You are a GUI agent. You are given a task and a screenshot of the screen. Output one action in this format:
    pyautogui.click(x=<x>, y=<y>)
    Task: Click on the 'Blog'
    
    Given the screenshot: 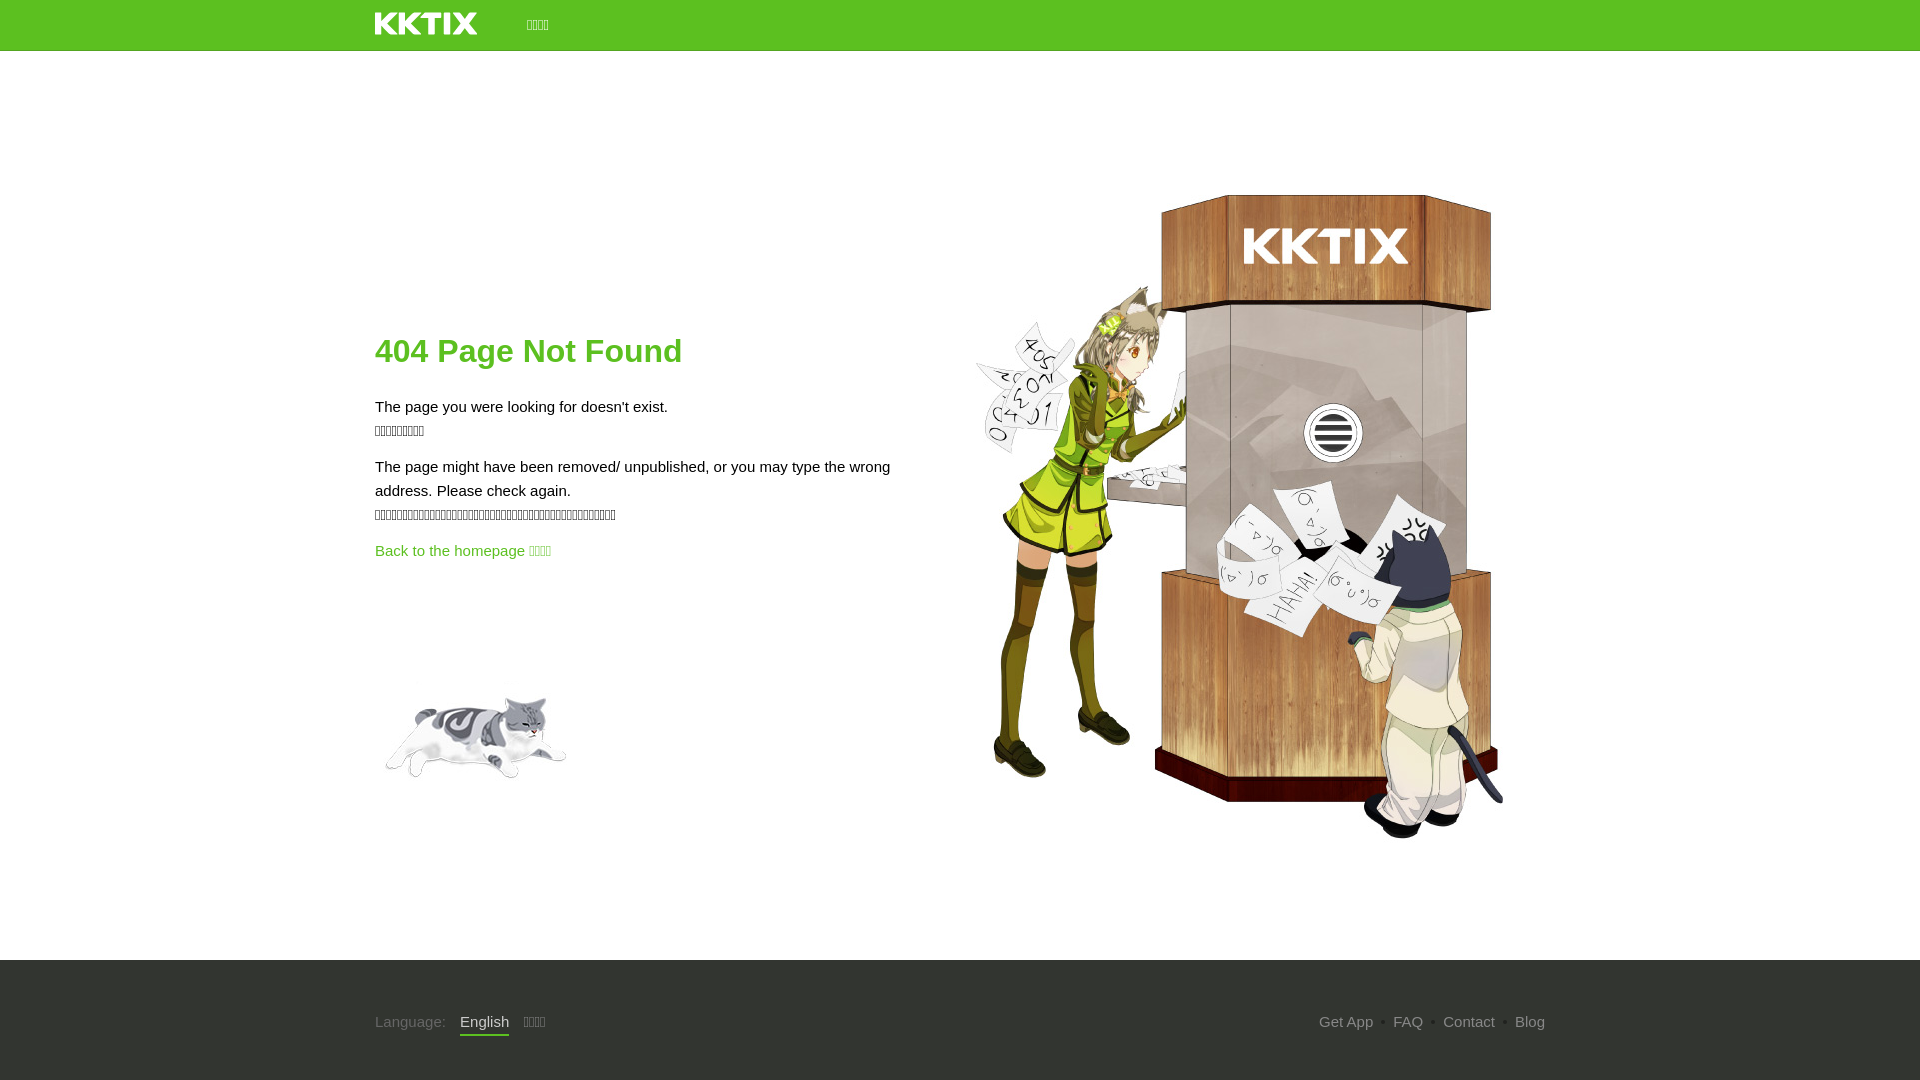 What is the action you would take?
    pyautogui.click(x=1529, y=1021)
    